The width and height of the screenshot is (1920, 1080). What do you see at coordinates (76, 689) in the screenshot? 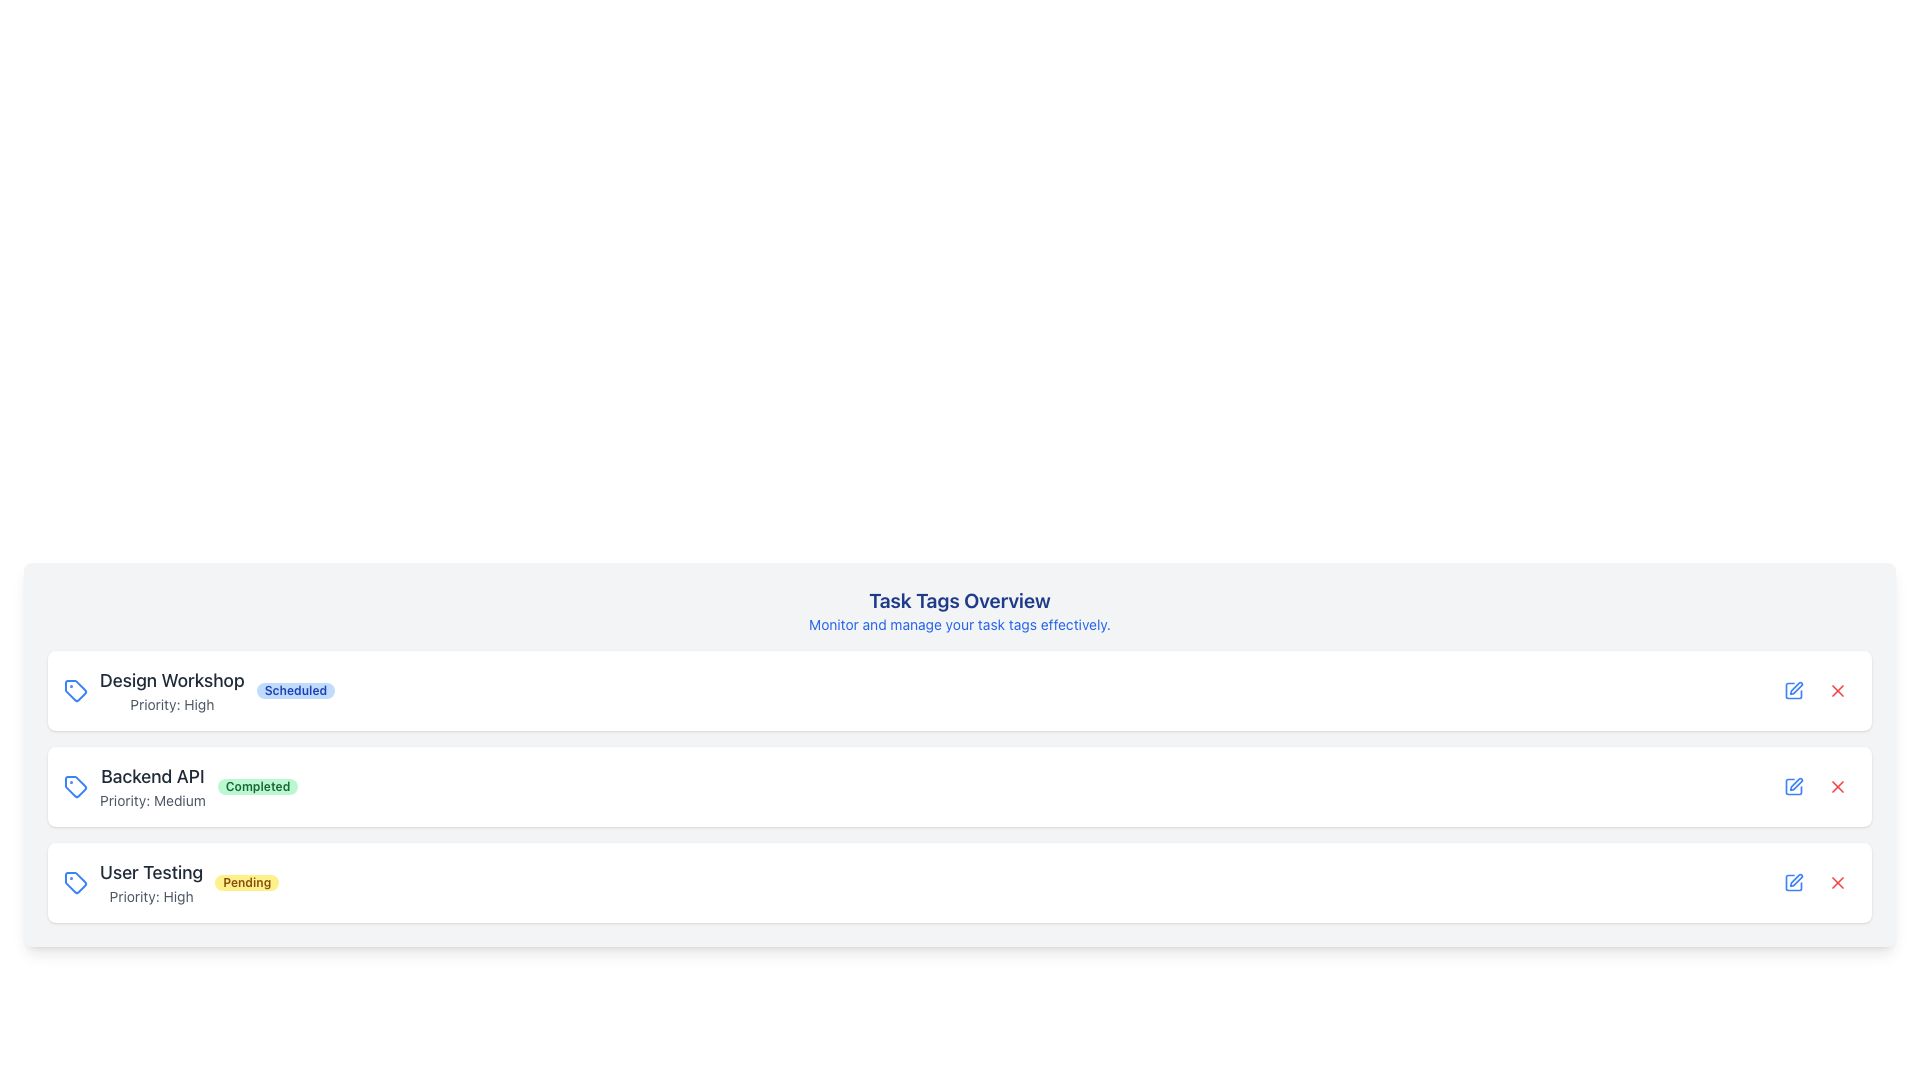
I see `the blue SVG icon resembling a tag on the left of the 'Design Workshop' task item` at bounding box center [76, 689].